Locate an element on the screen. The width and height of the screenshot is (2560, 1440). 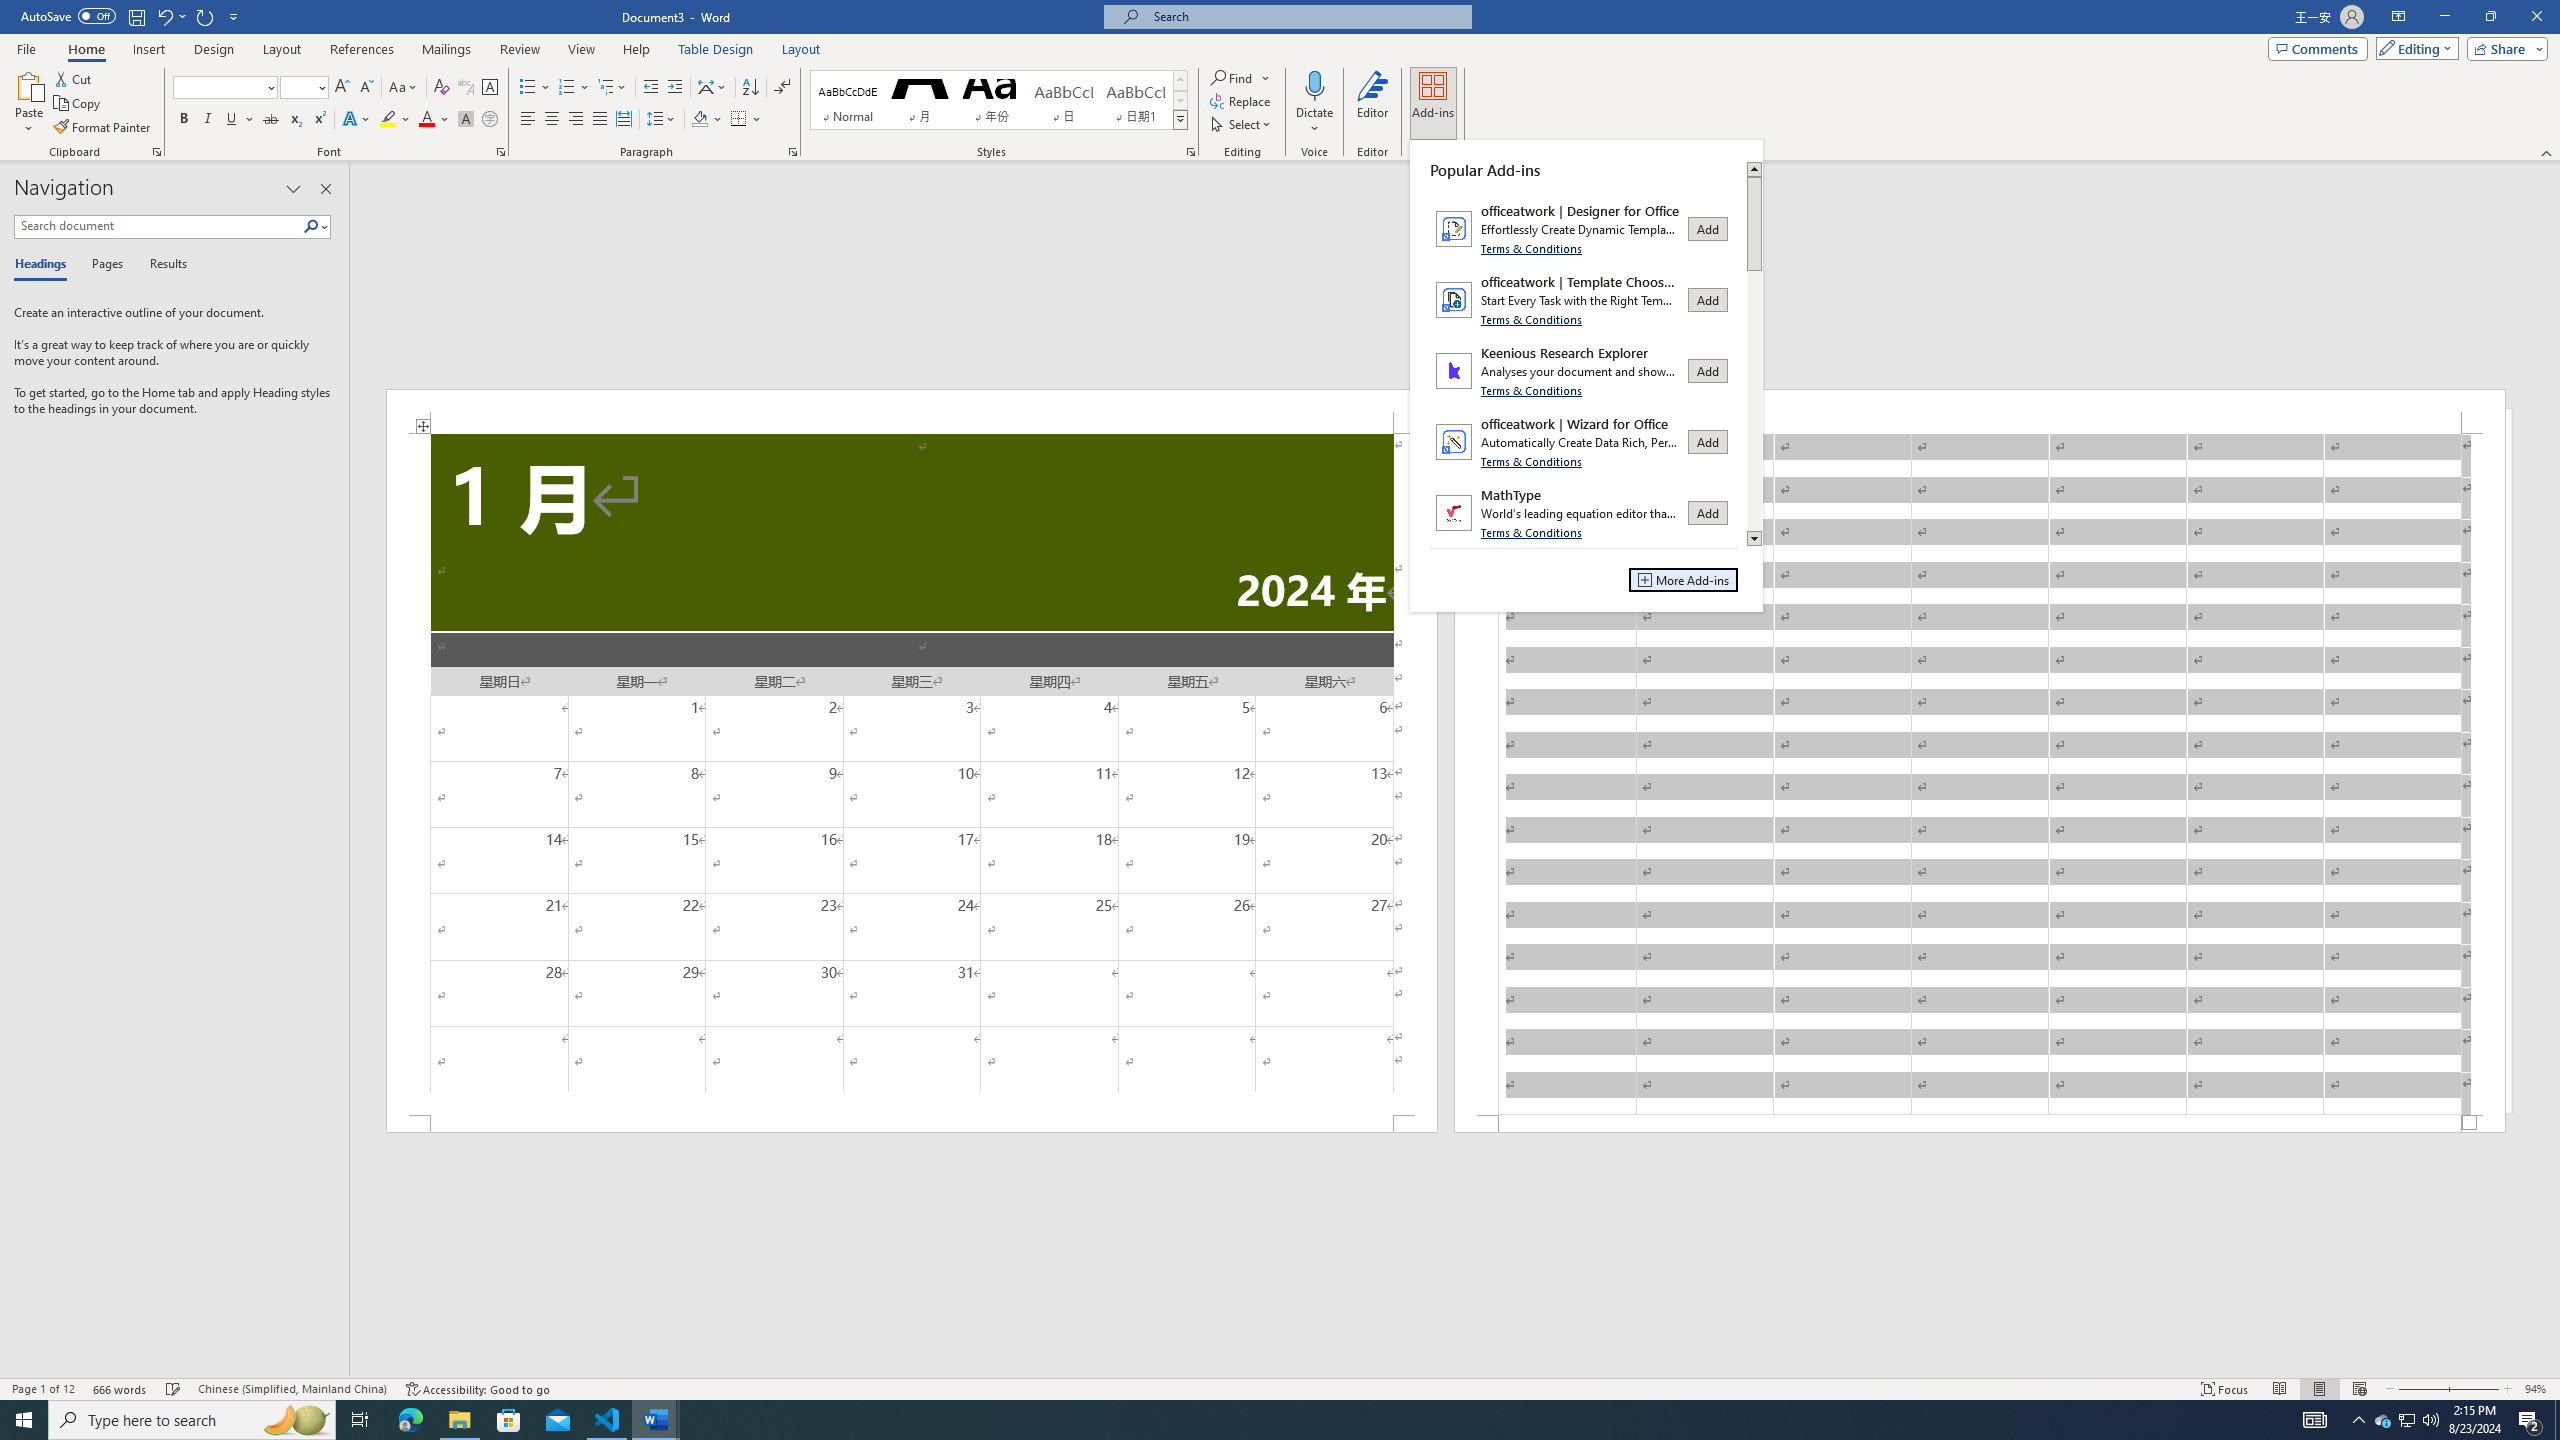
'Line up' is located at coordinates (1753, 168).